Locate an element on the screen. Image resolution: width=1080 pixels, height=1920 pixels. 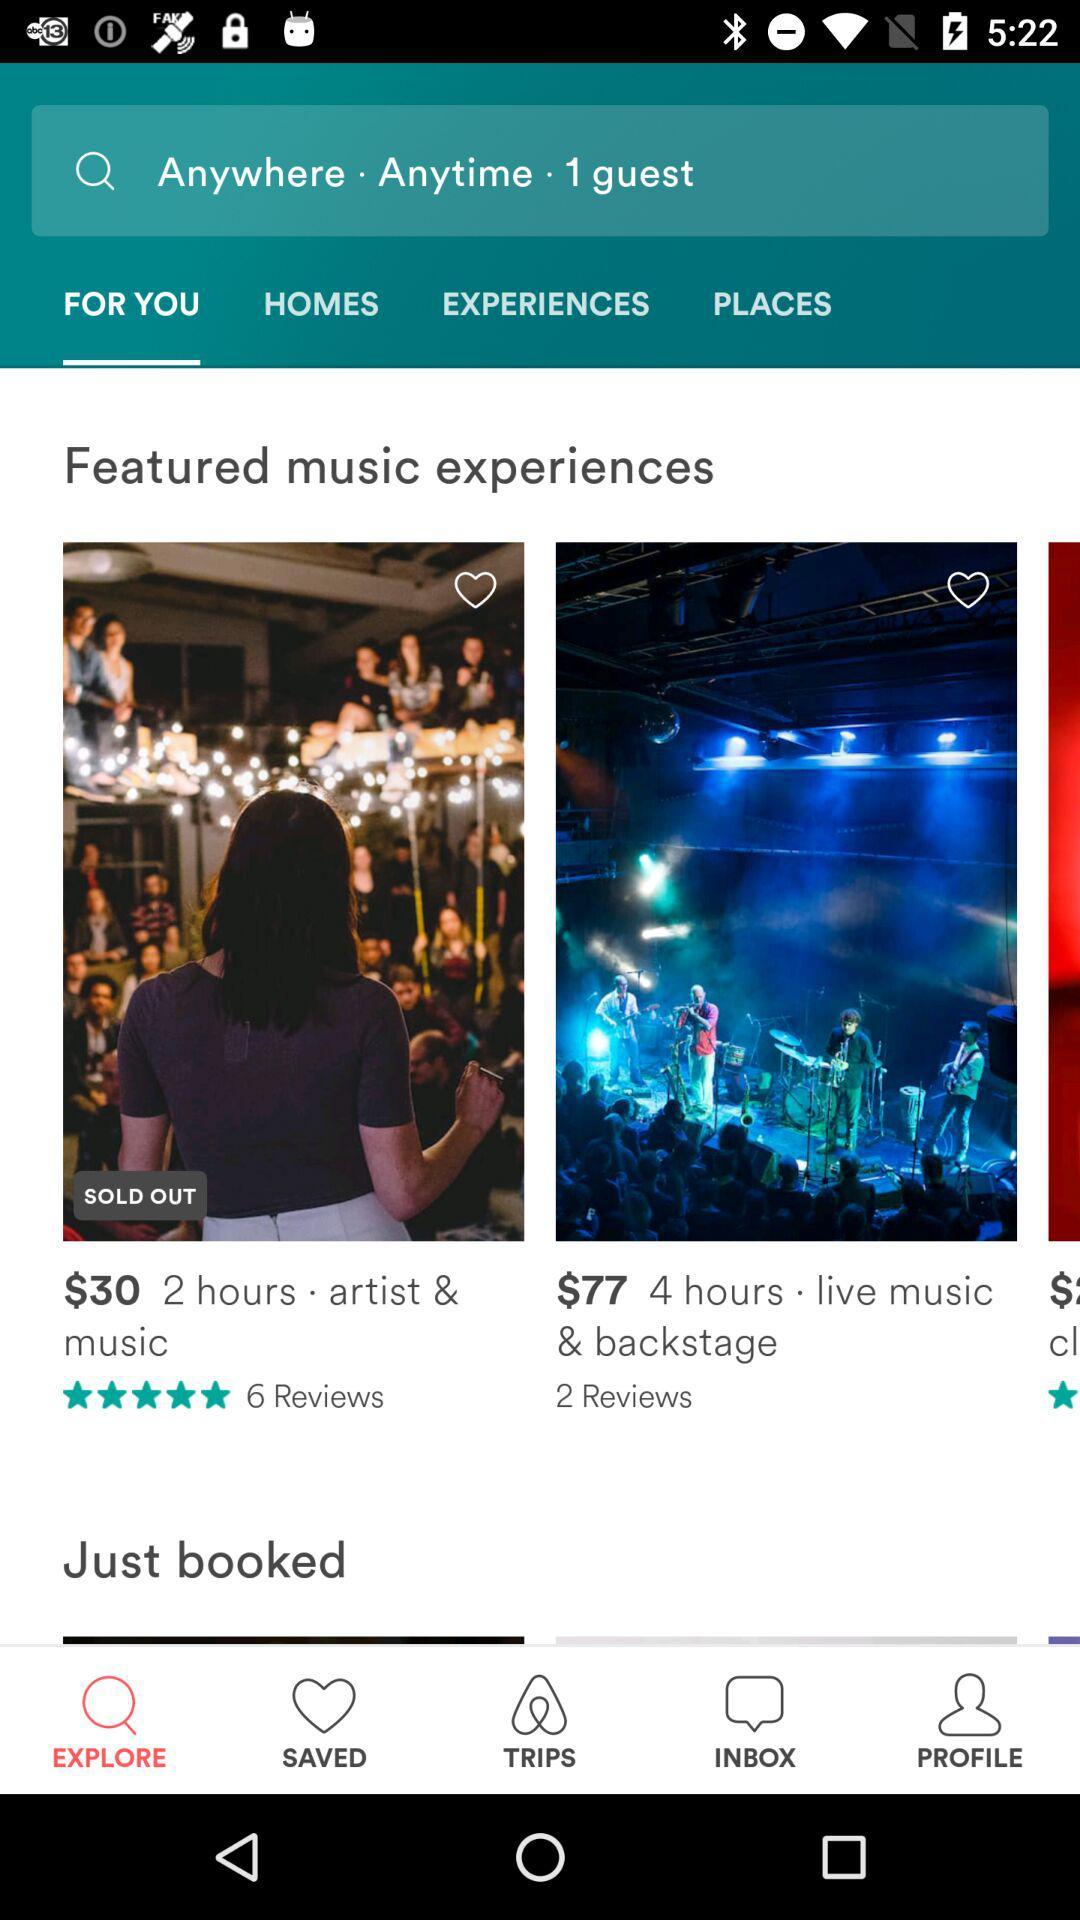
the search icon is located at coordinates (94, 170).